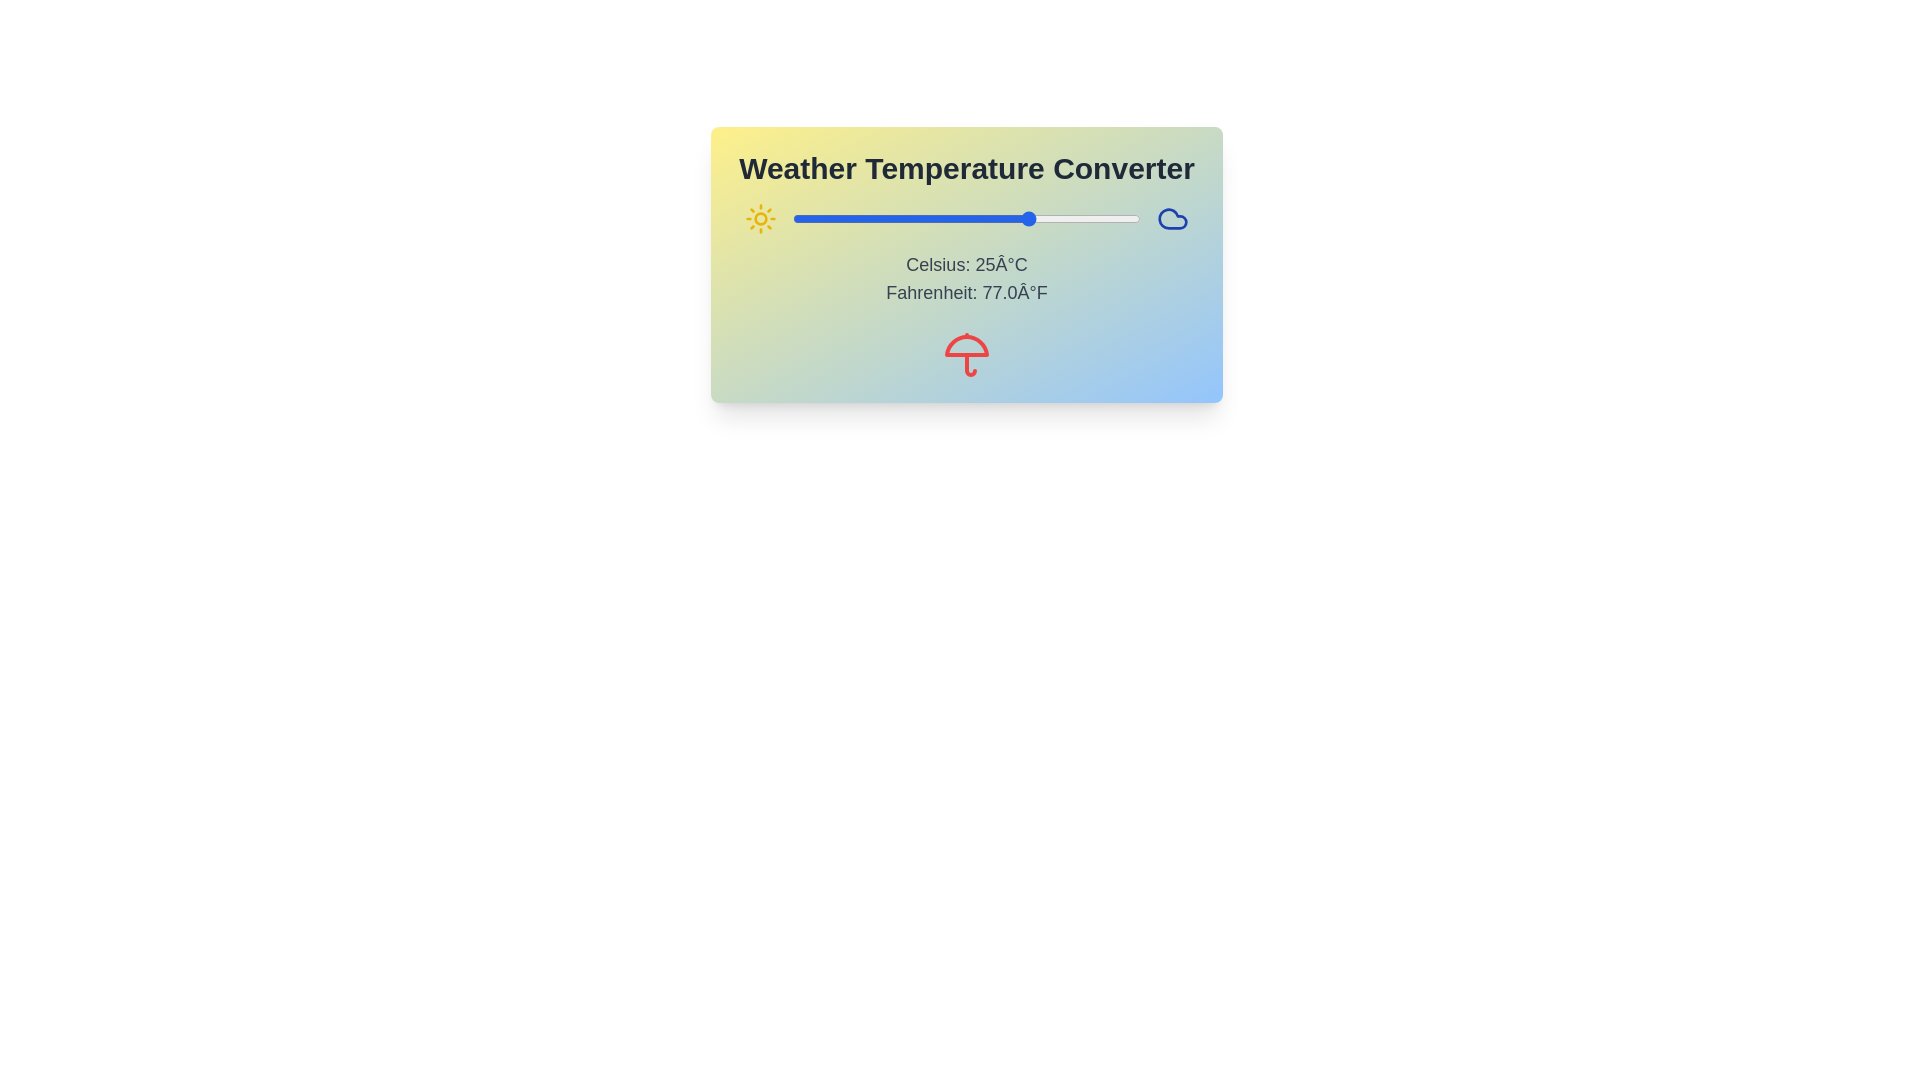 The width and height of the screenshot is (1920, 1080). Describe the element at coordinates (760, 219) in the screenshot. I see `the sun icon to simulate interaction` at that location.